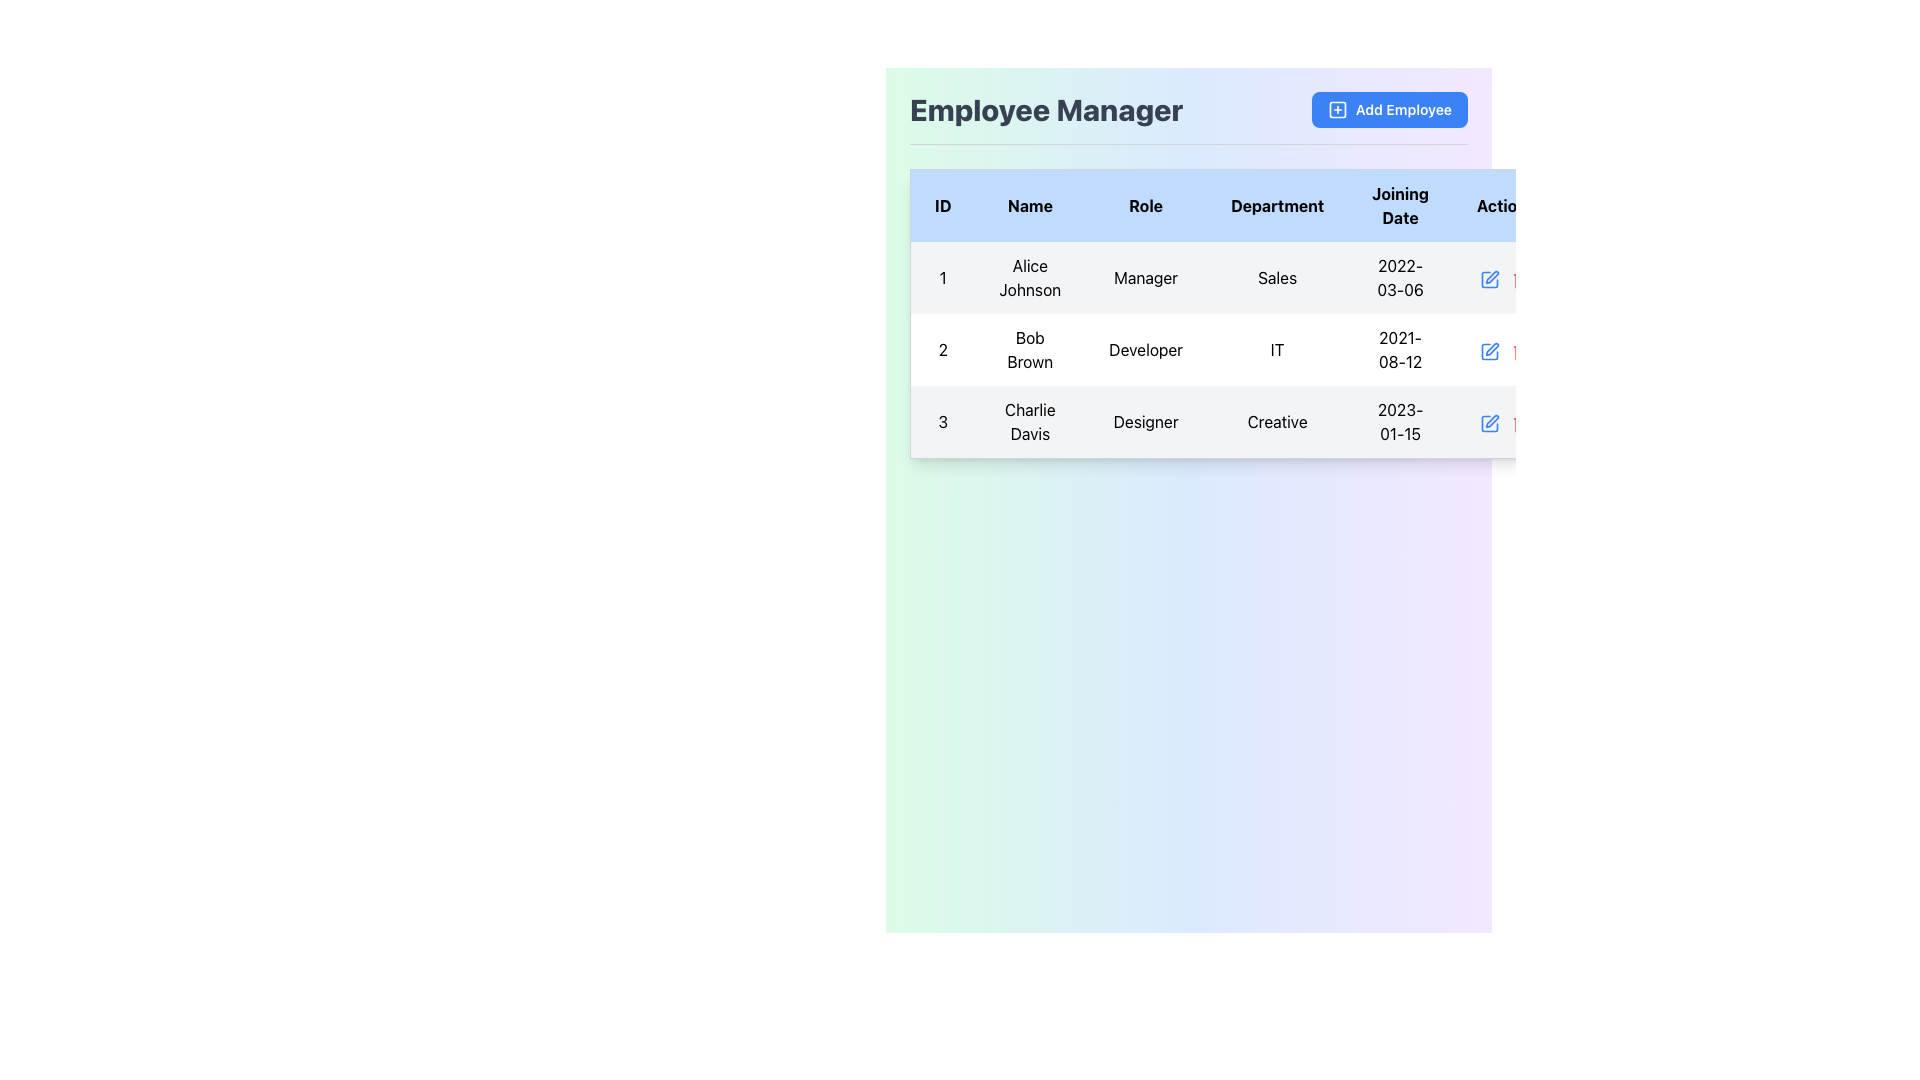 The height and width of the screenshot is (1080, 1920). I want to click on the edit icon represented by a square with a slanted pen overlay in the 'Action' column of the first row for 'Alice Johnson' in the employee table, so click(1490, 279).